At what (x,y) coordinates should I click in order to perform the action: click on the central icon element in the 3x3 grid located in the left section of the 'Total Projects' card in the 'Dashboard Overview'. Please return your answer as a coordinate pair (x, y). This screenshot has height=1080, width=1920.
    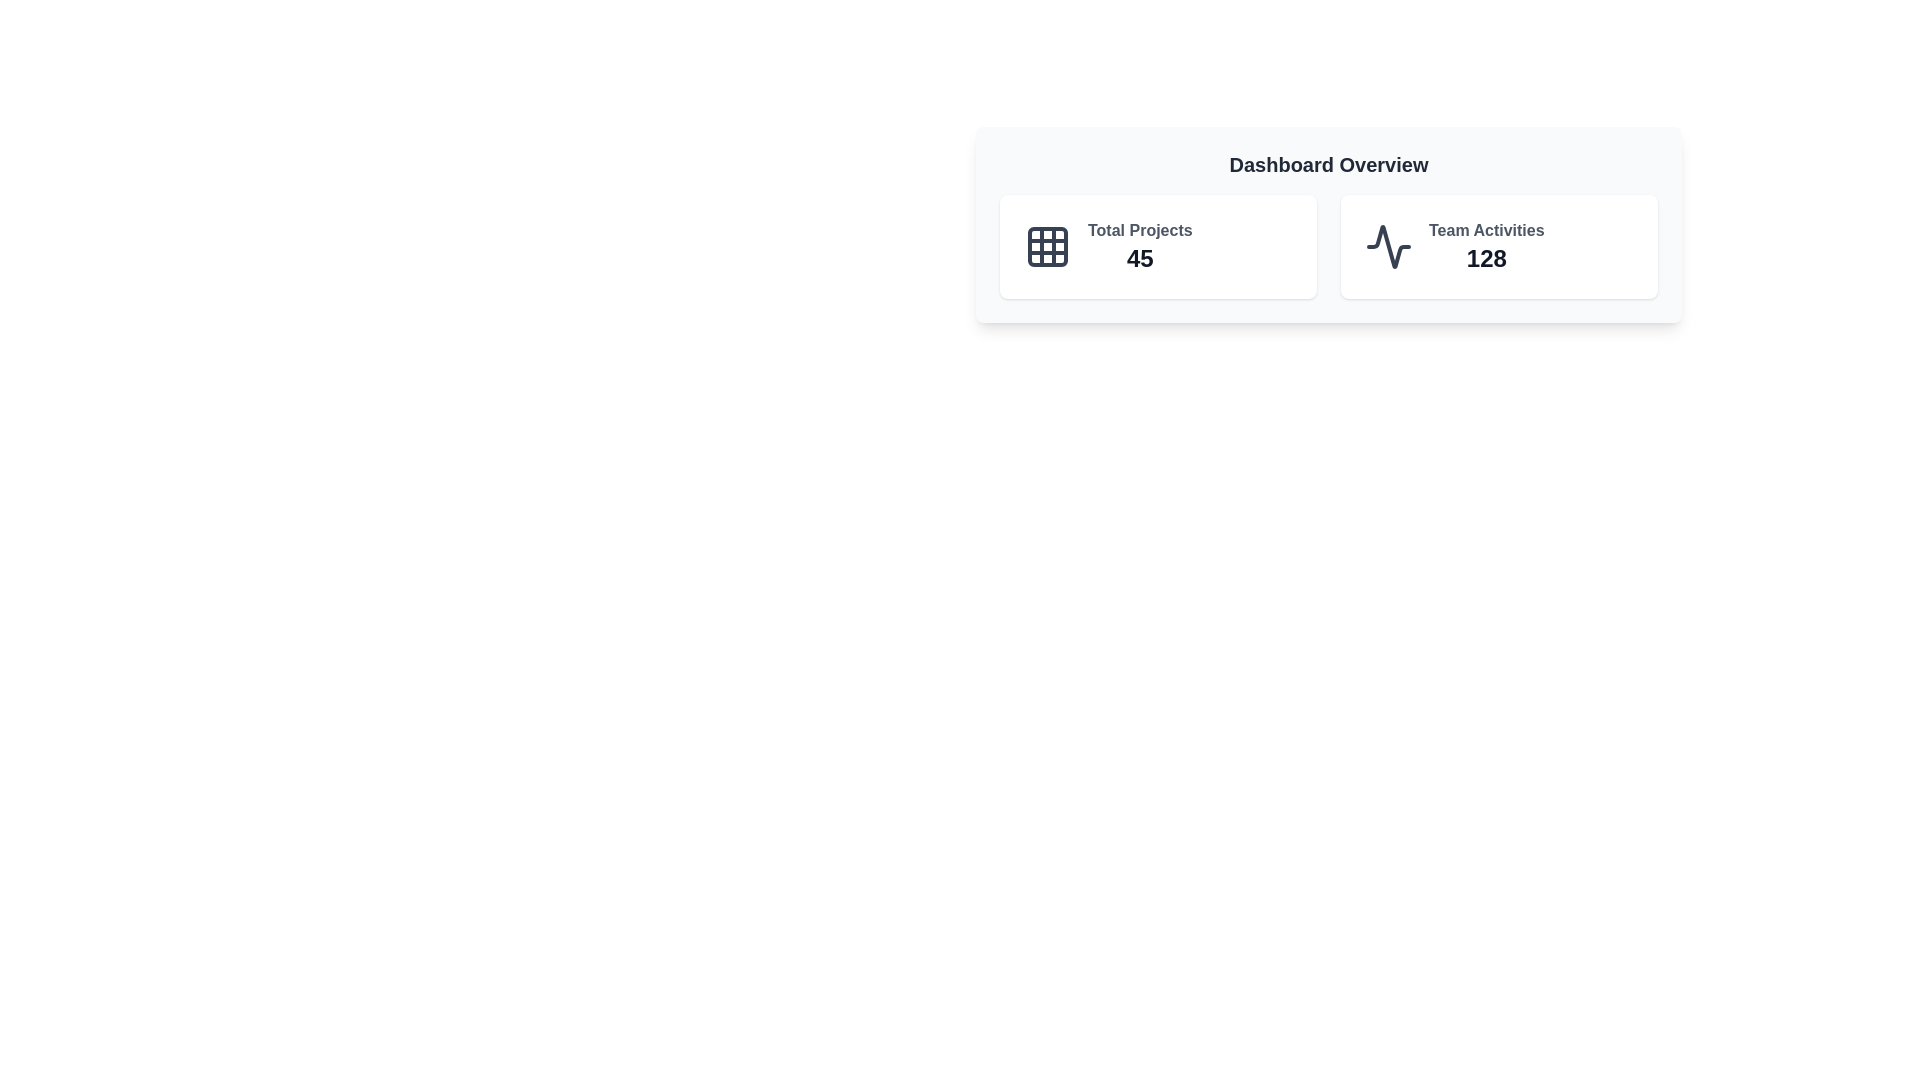
    Looking at the image, I should click on (1046, 245).